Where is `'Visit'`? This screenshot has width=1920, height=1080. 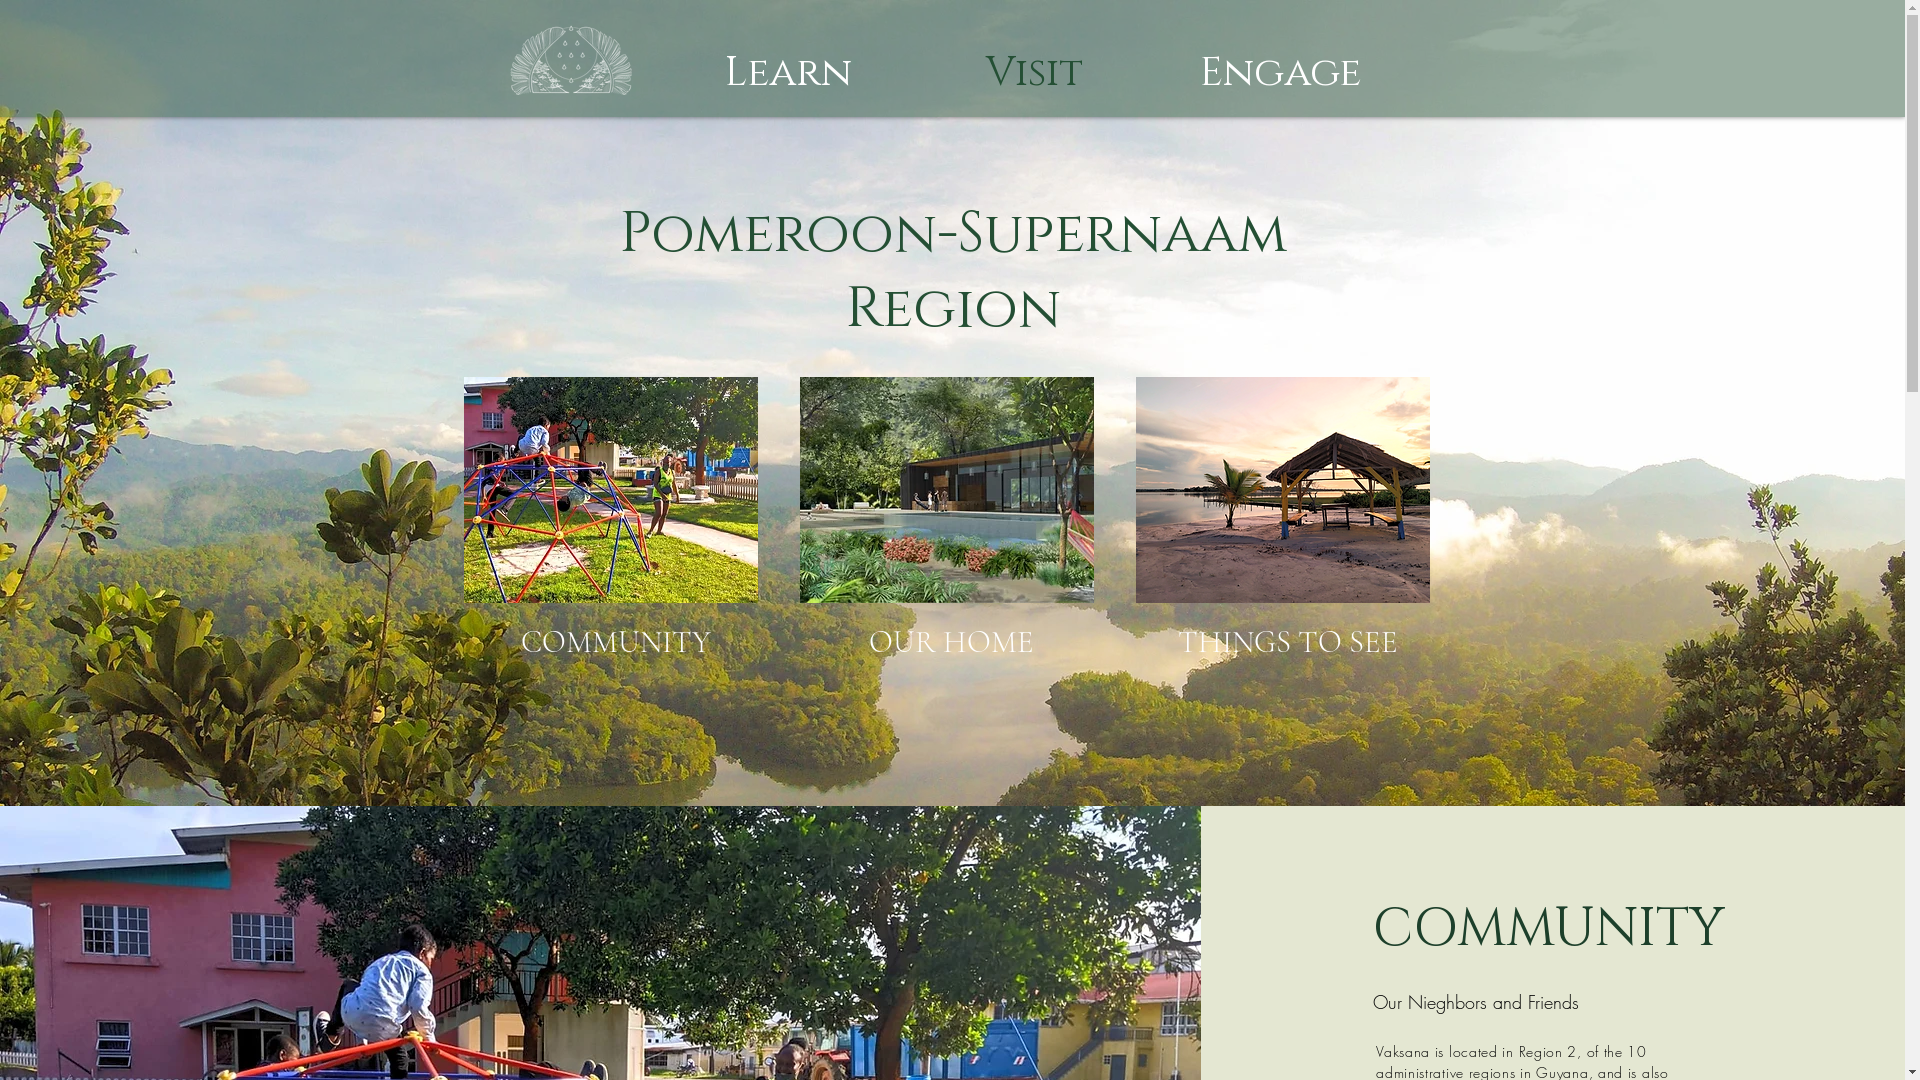 'Visit' is located at coordinates (1035, 71).